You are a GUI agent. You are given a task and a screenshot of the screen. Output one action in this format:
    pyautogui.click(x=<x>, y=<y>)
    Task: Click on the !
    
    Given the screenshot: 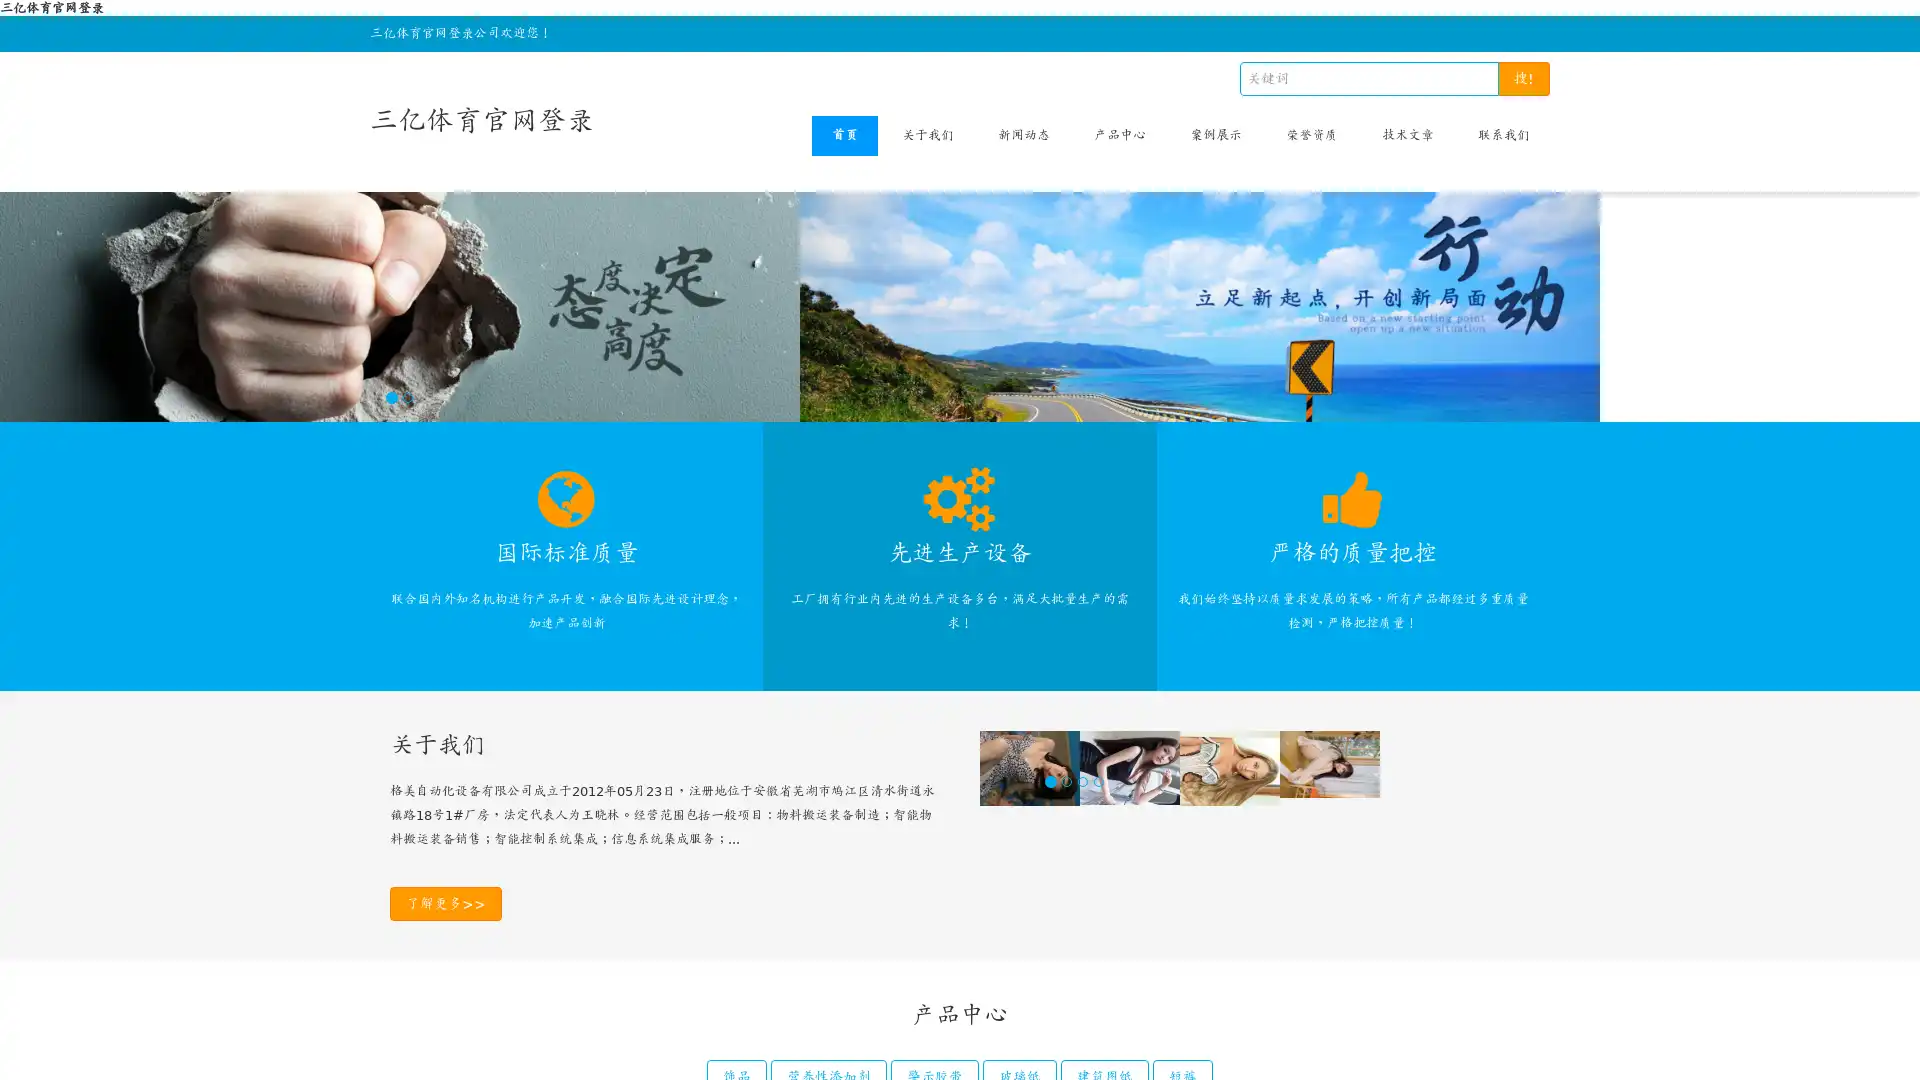 What is the action you would take?
    pyautogui.click(x=1523, y=77)
    